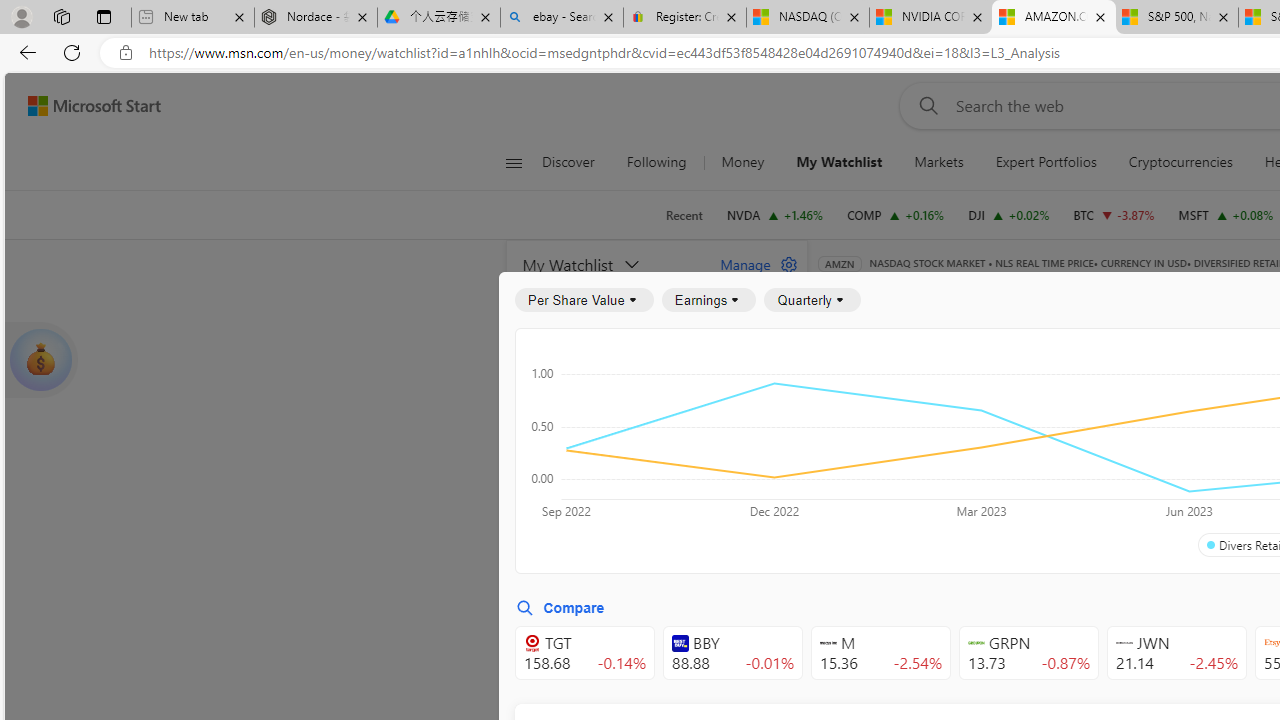 This screenshot has height=720, width=1280. What do you see at coordinates (923, 105) in the screenshot?
I see `'Web search'` at bounding box center [923, 105].